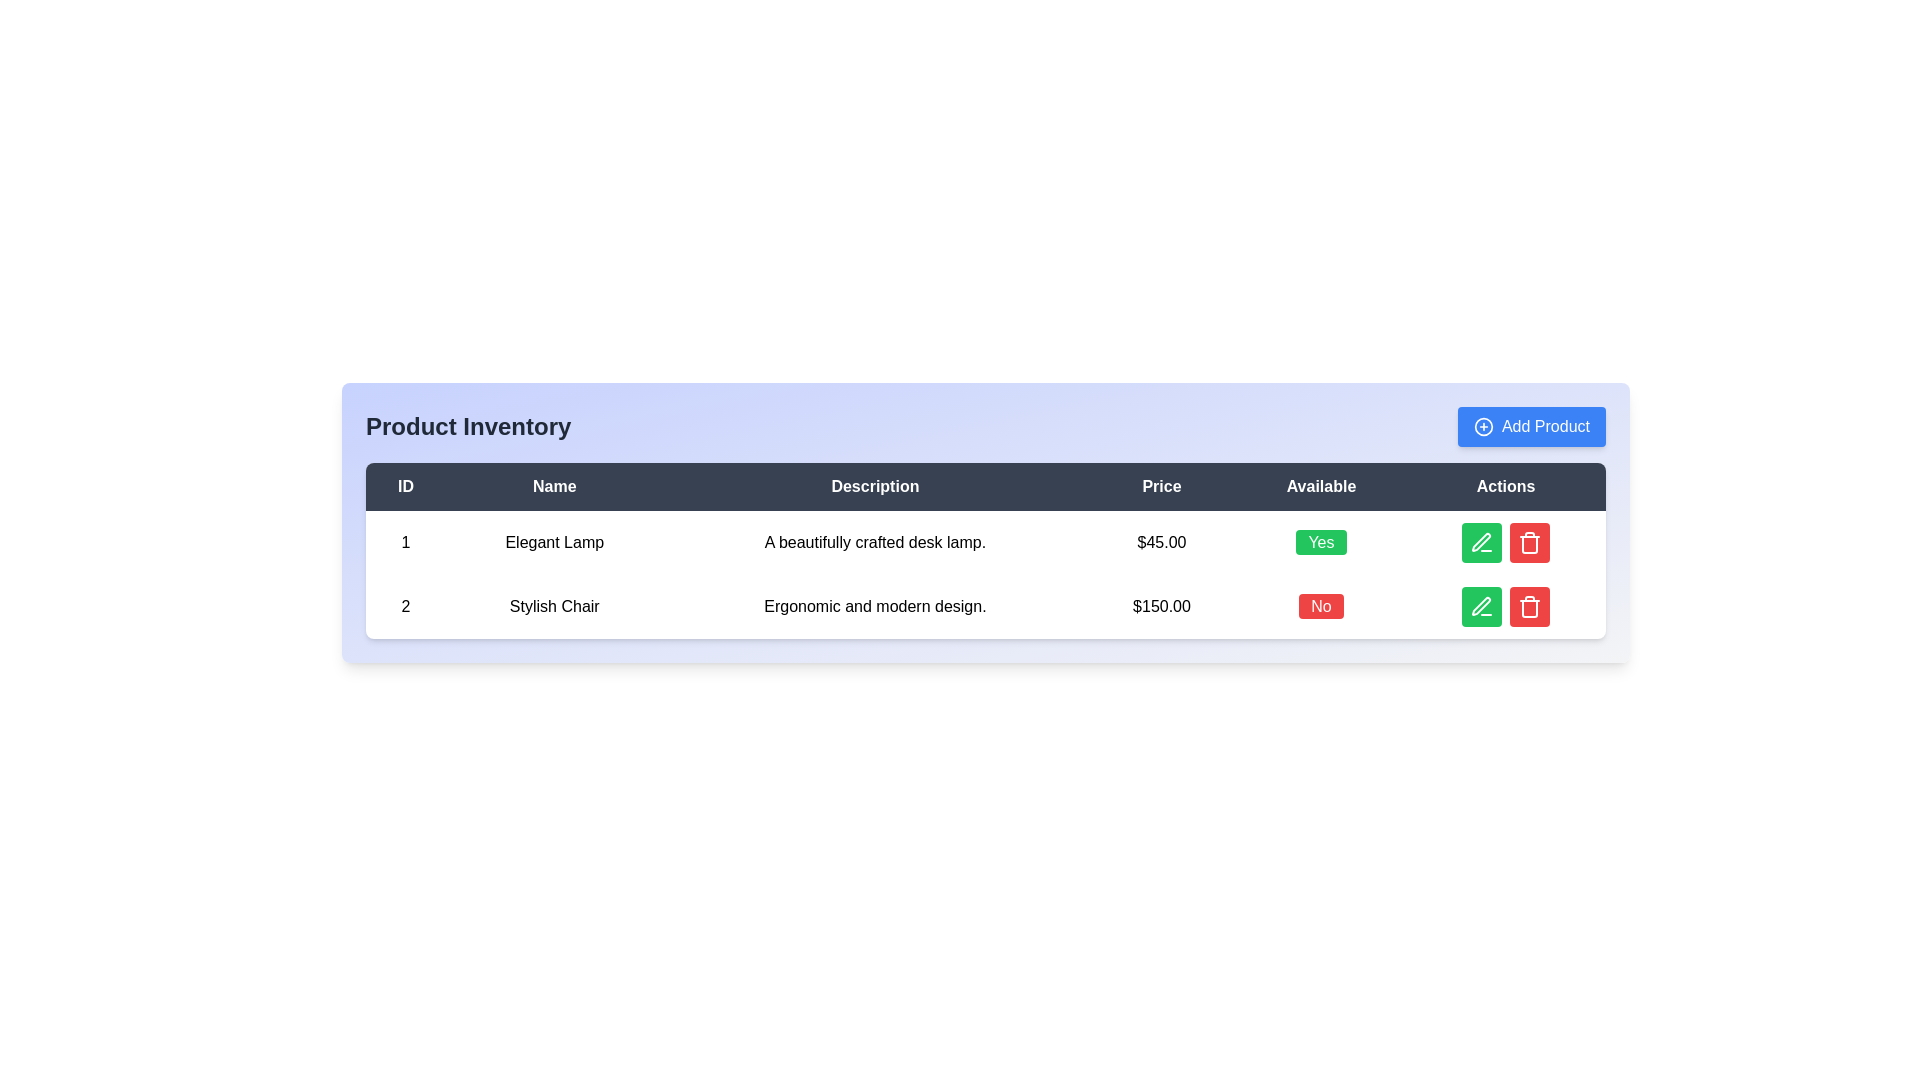 This screenshot has width=1920, height=1080. I want to click on the vertical rectangular vector graphic element representing a trash bin icon located in the 'Actions' column of the second row in the table, so click(1529, 608).